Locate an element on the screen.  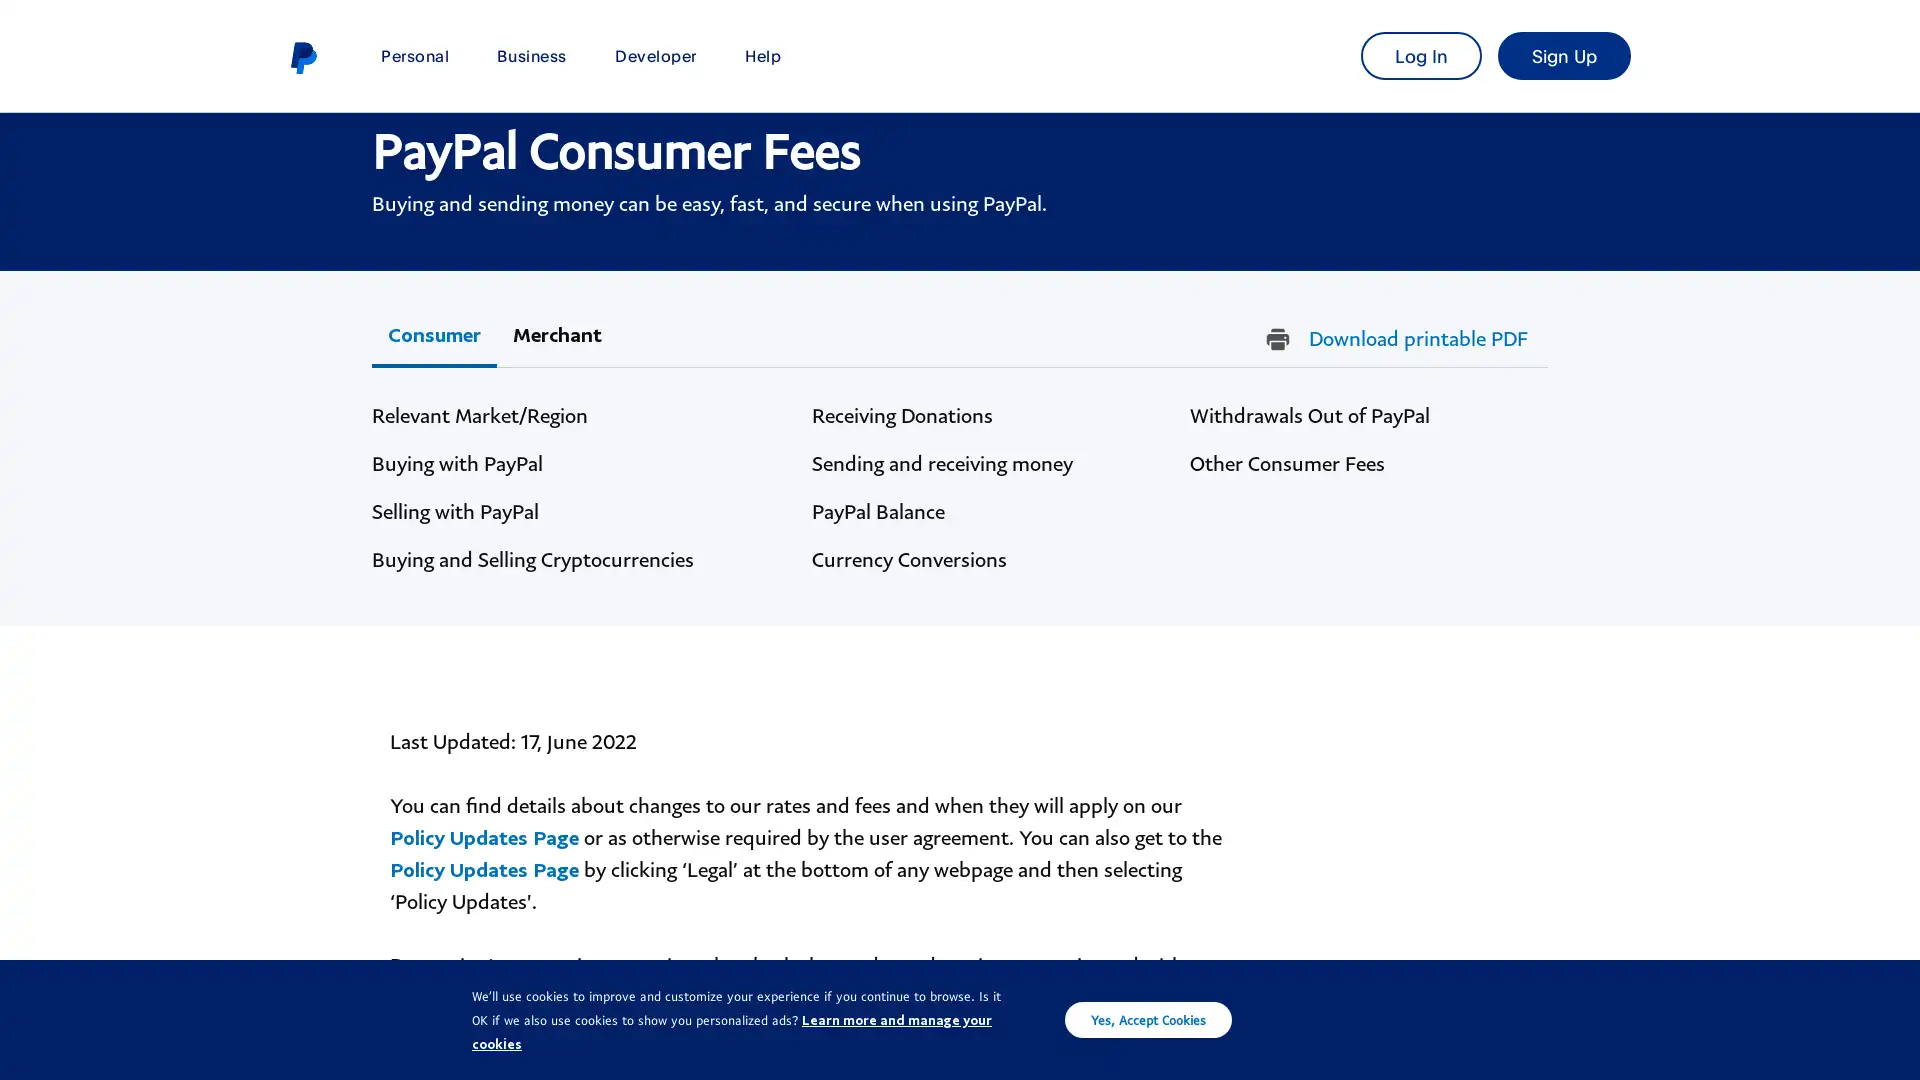
Log In is located at coordinates (1420, 55).